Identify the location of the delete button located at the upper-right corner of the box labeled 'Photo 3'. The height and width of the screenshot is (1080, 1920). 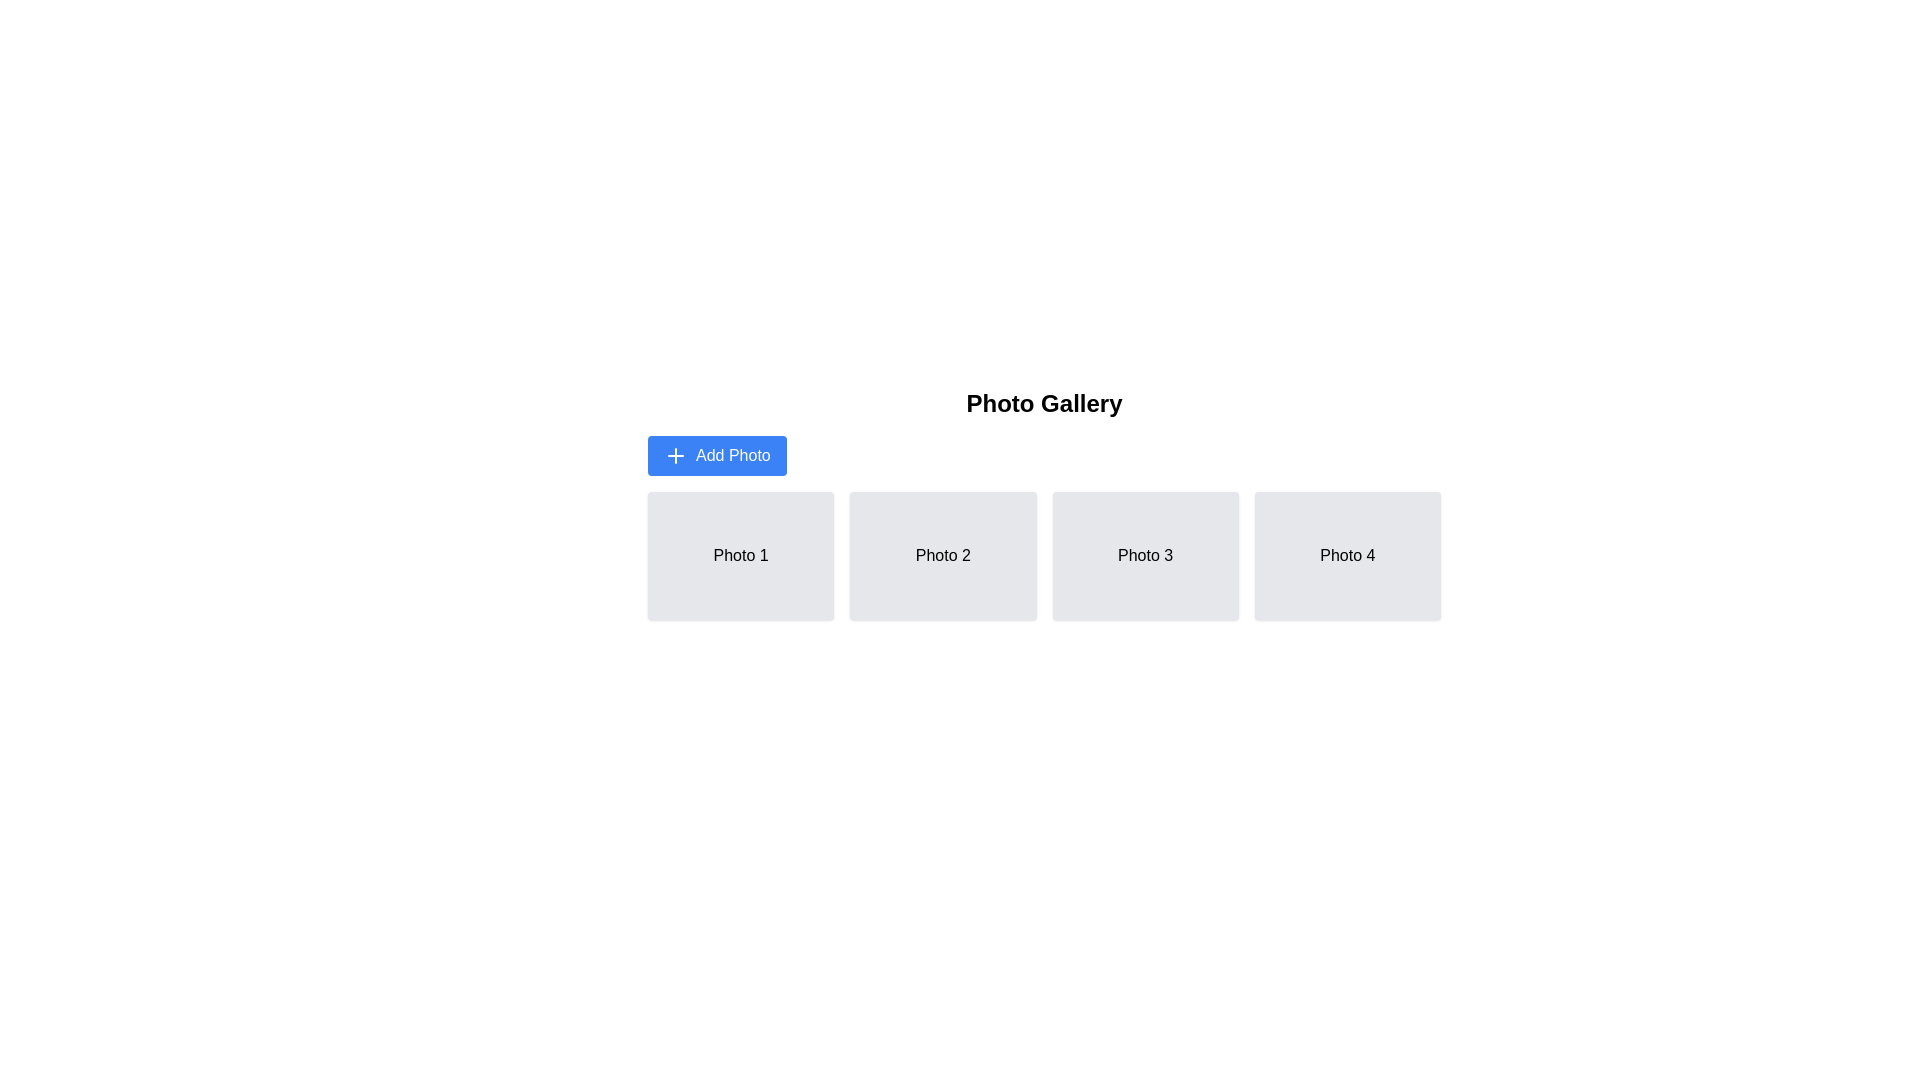
(1221, 507).